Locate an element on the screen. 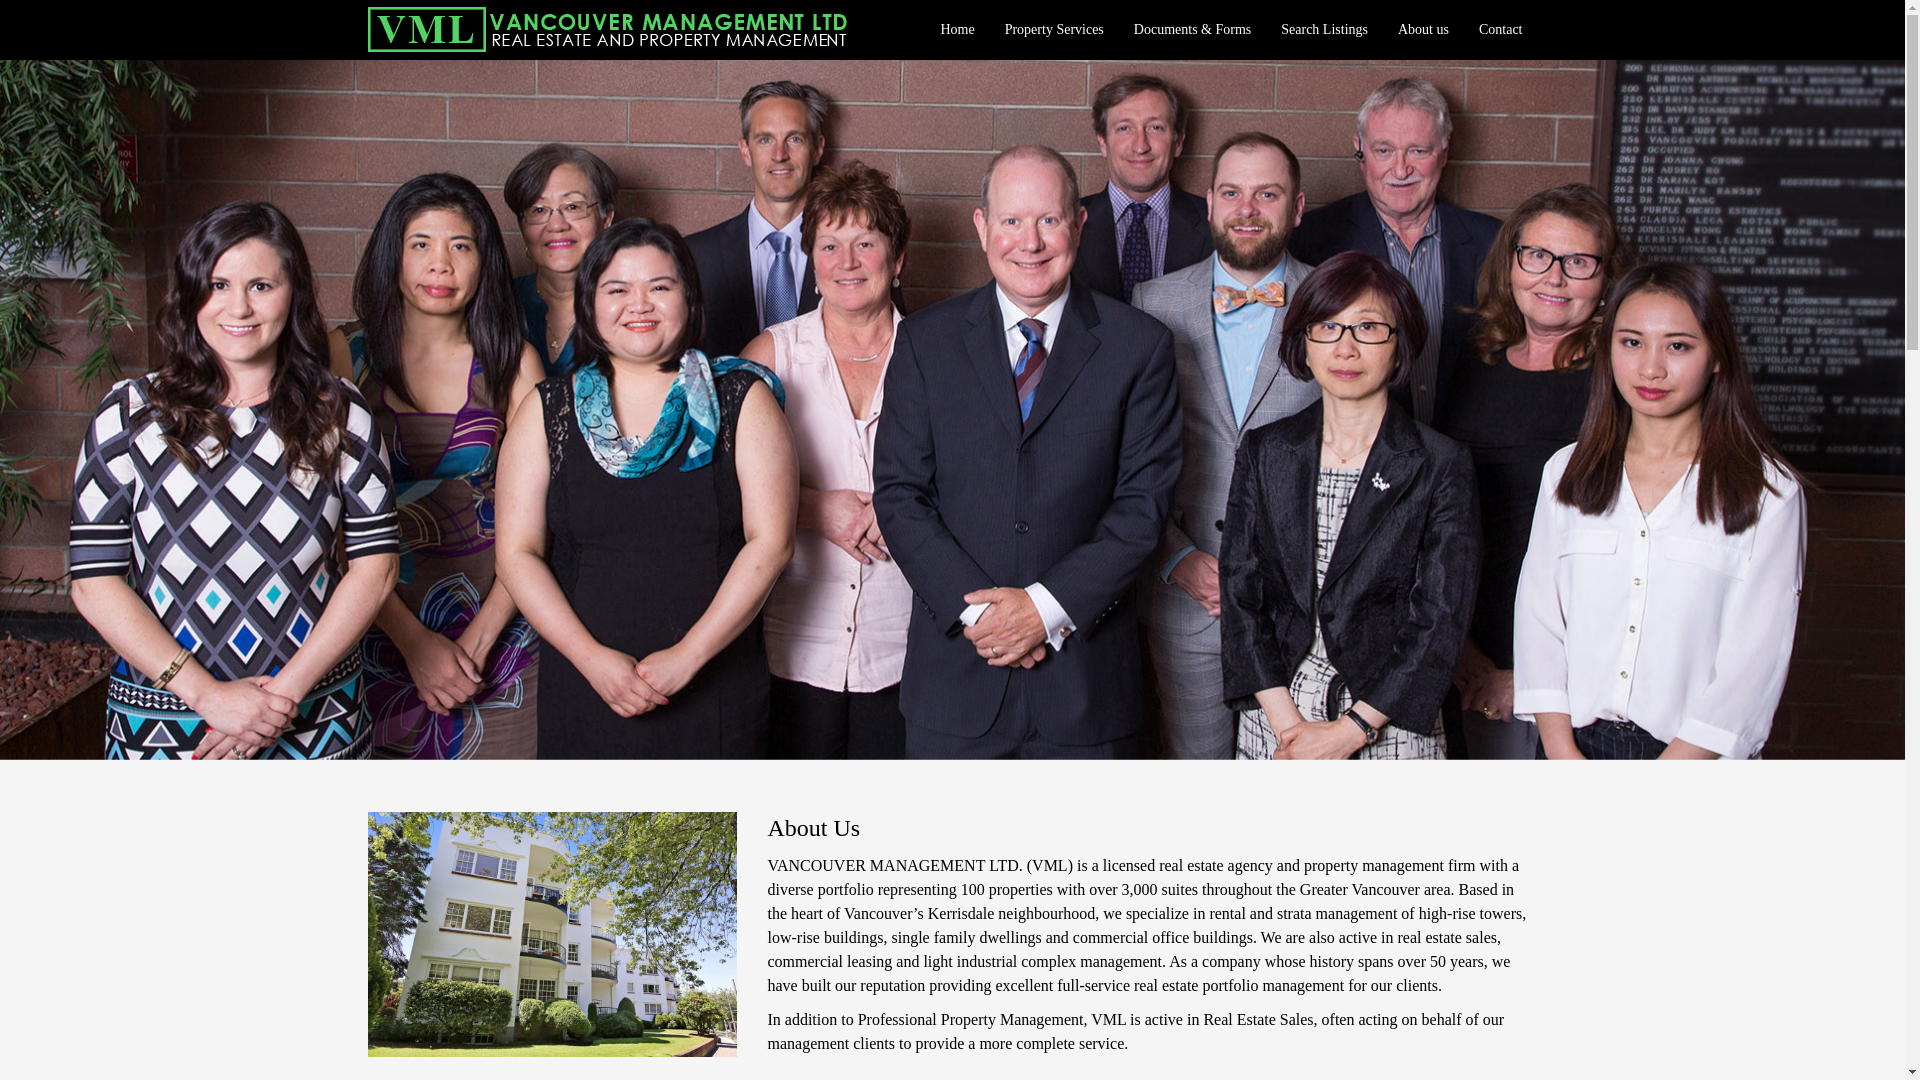 This screenshot has width=1920, height=1080. 'Home' is located at coordinates (955, 30).